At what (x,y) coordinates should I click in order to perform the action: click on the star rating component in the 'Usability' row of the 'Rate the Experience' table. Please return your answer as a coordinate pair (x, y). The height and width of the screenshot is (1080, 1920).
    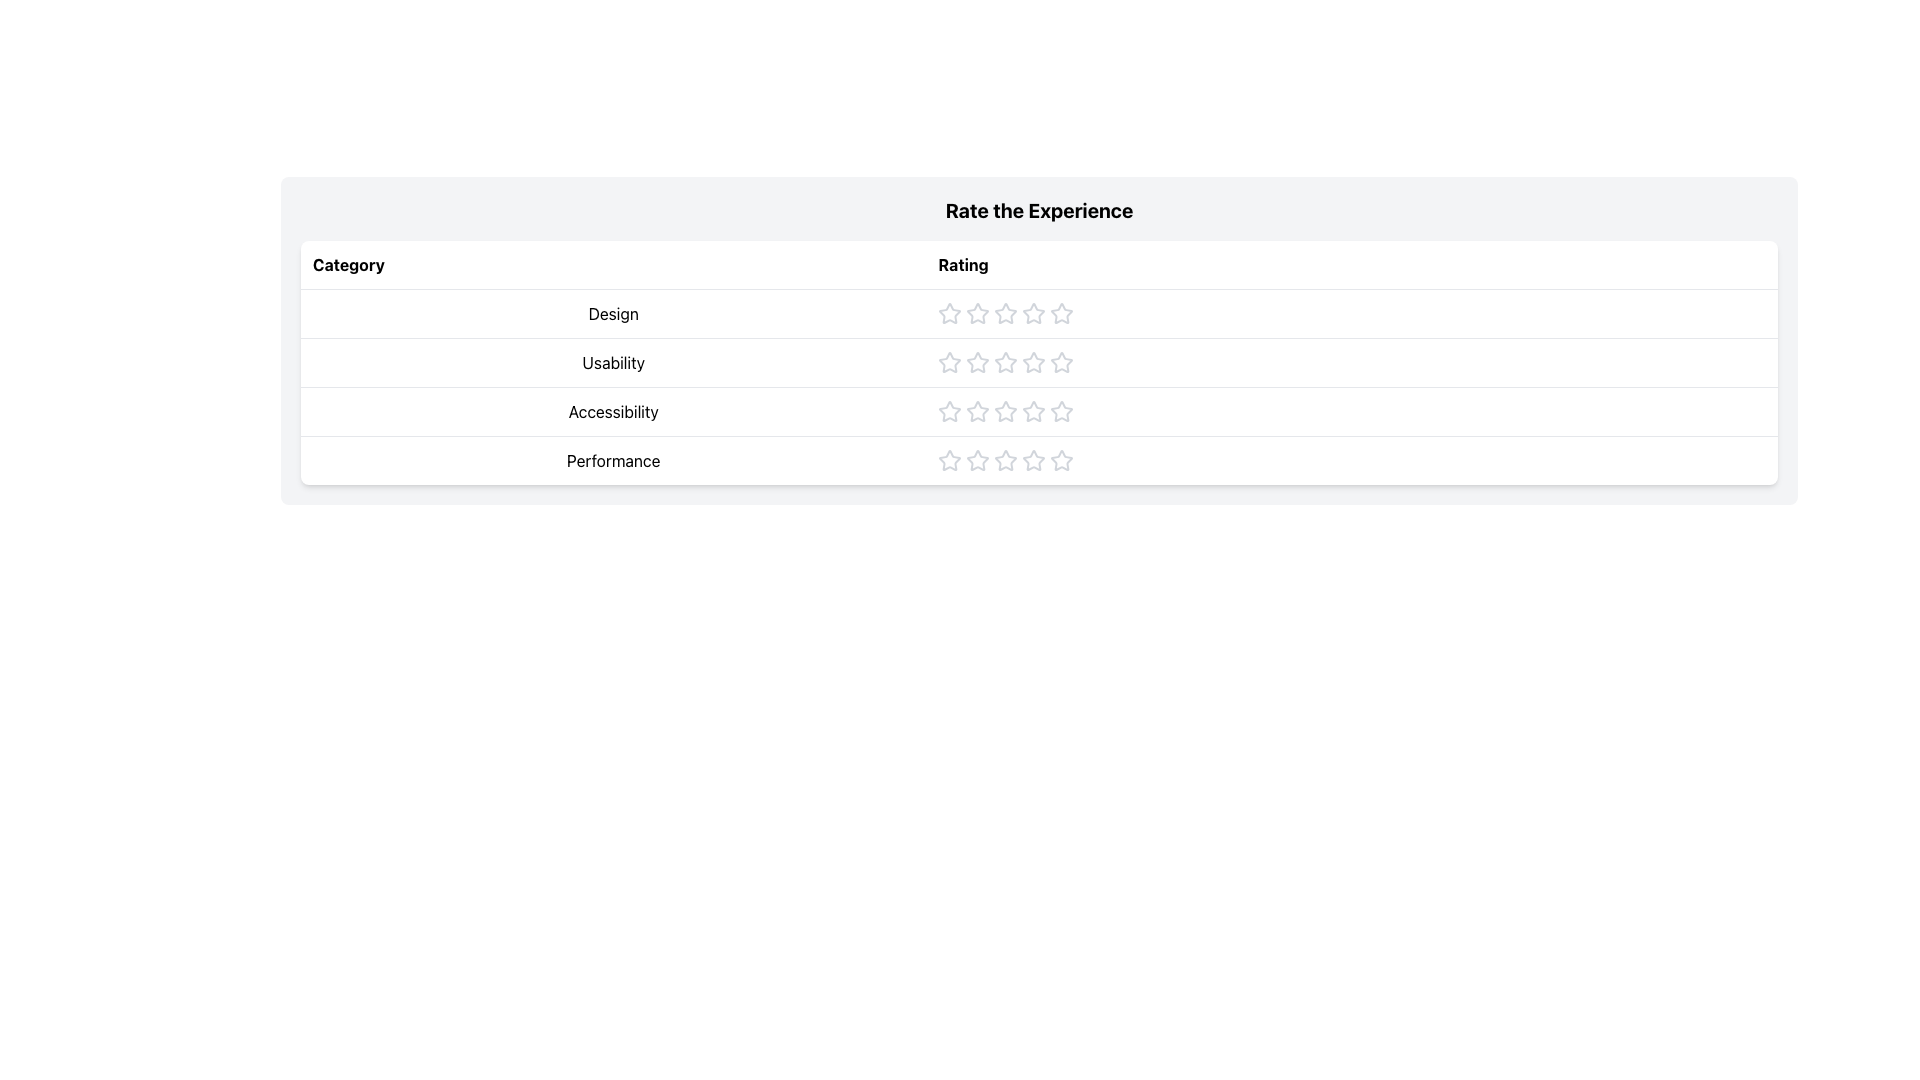
    Looking at the image, I should click on (1039, 362).